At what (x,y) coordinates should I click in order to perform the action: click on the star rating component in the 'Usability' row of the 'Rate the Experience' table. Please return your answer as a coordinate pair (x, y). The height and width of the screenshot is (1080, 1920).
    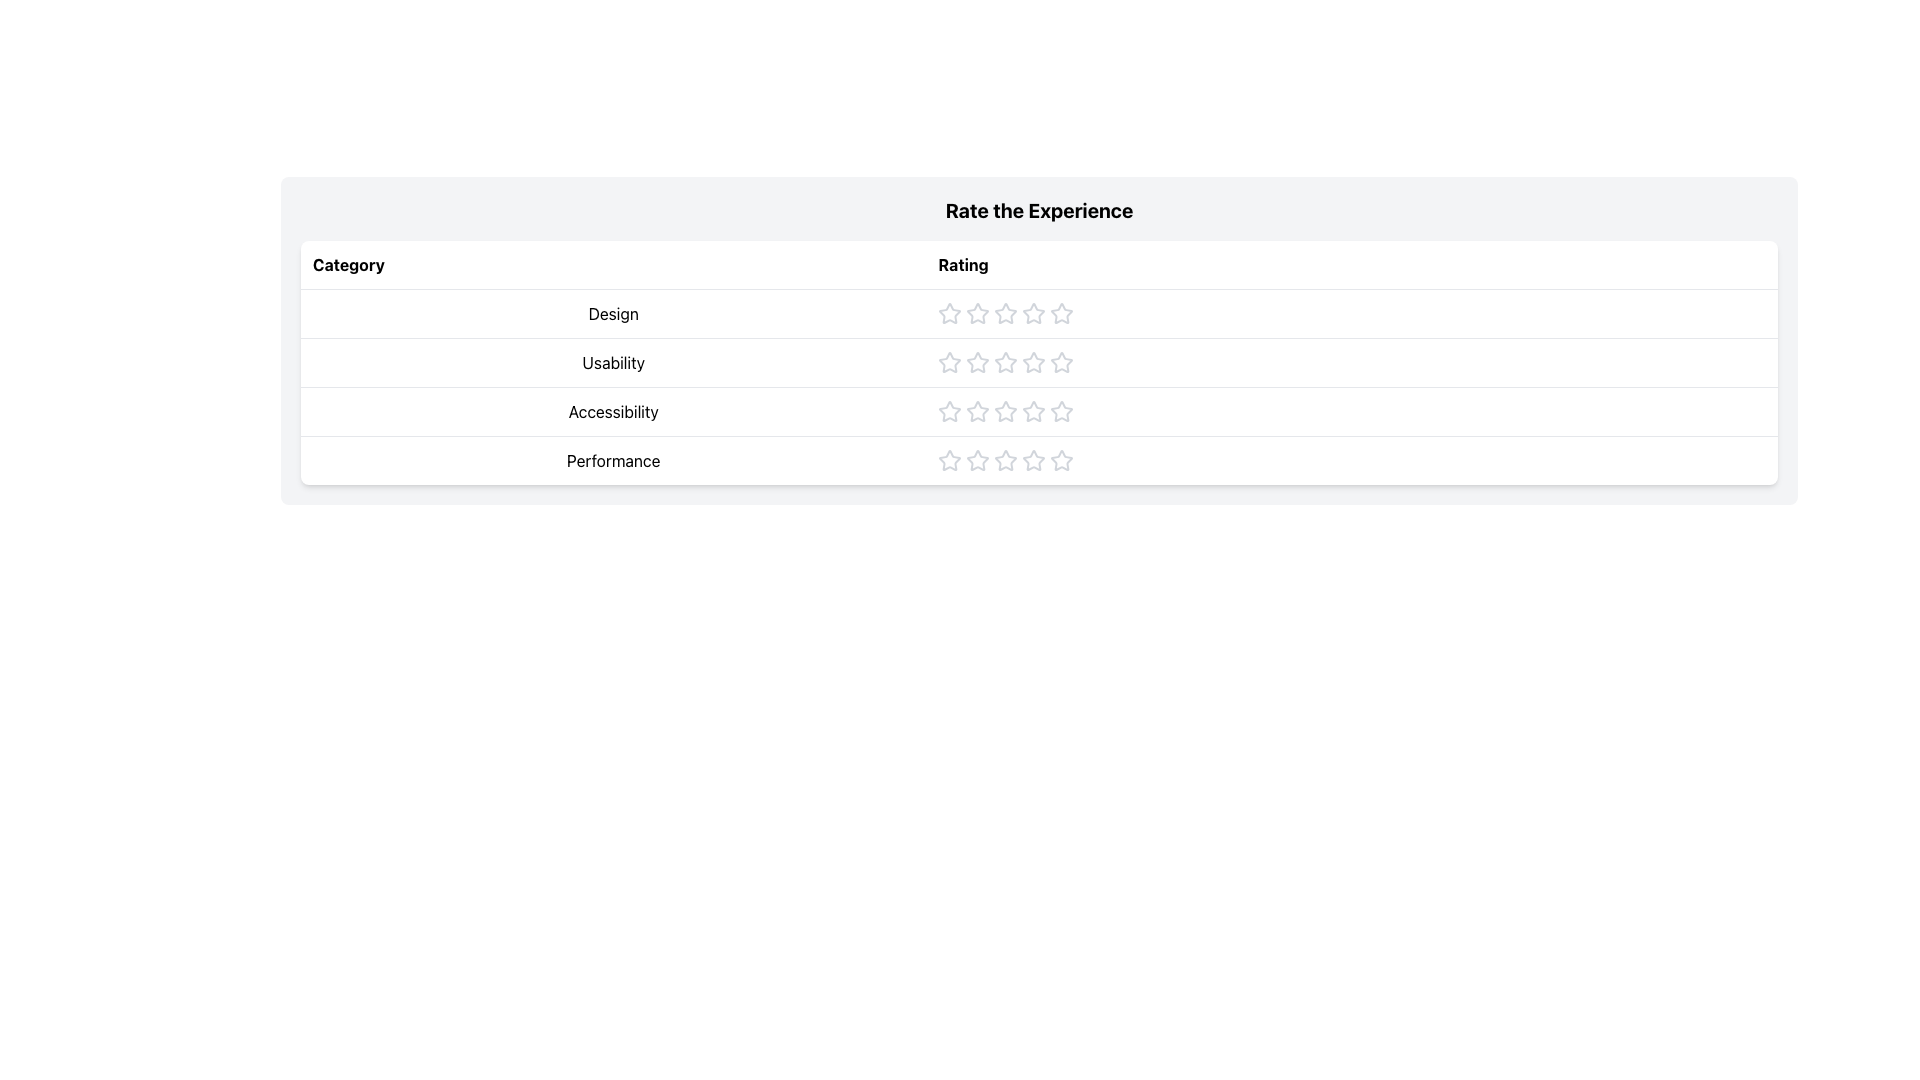
    Looking at the image, I should click on (1039, 362).